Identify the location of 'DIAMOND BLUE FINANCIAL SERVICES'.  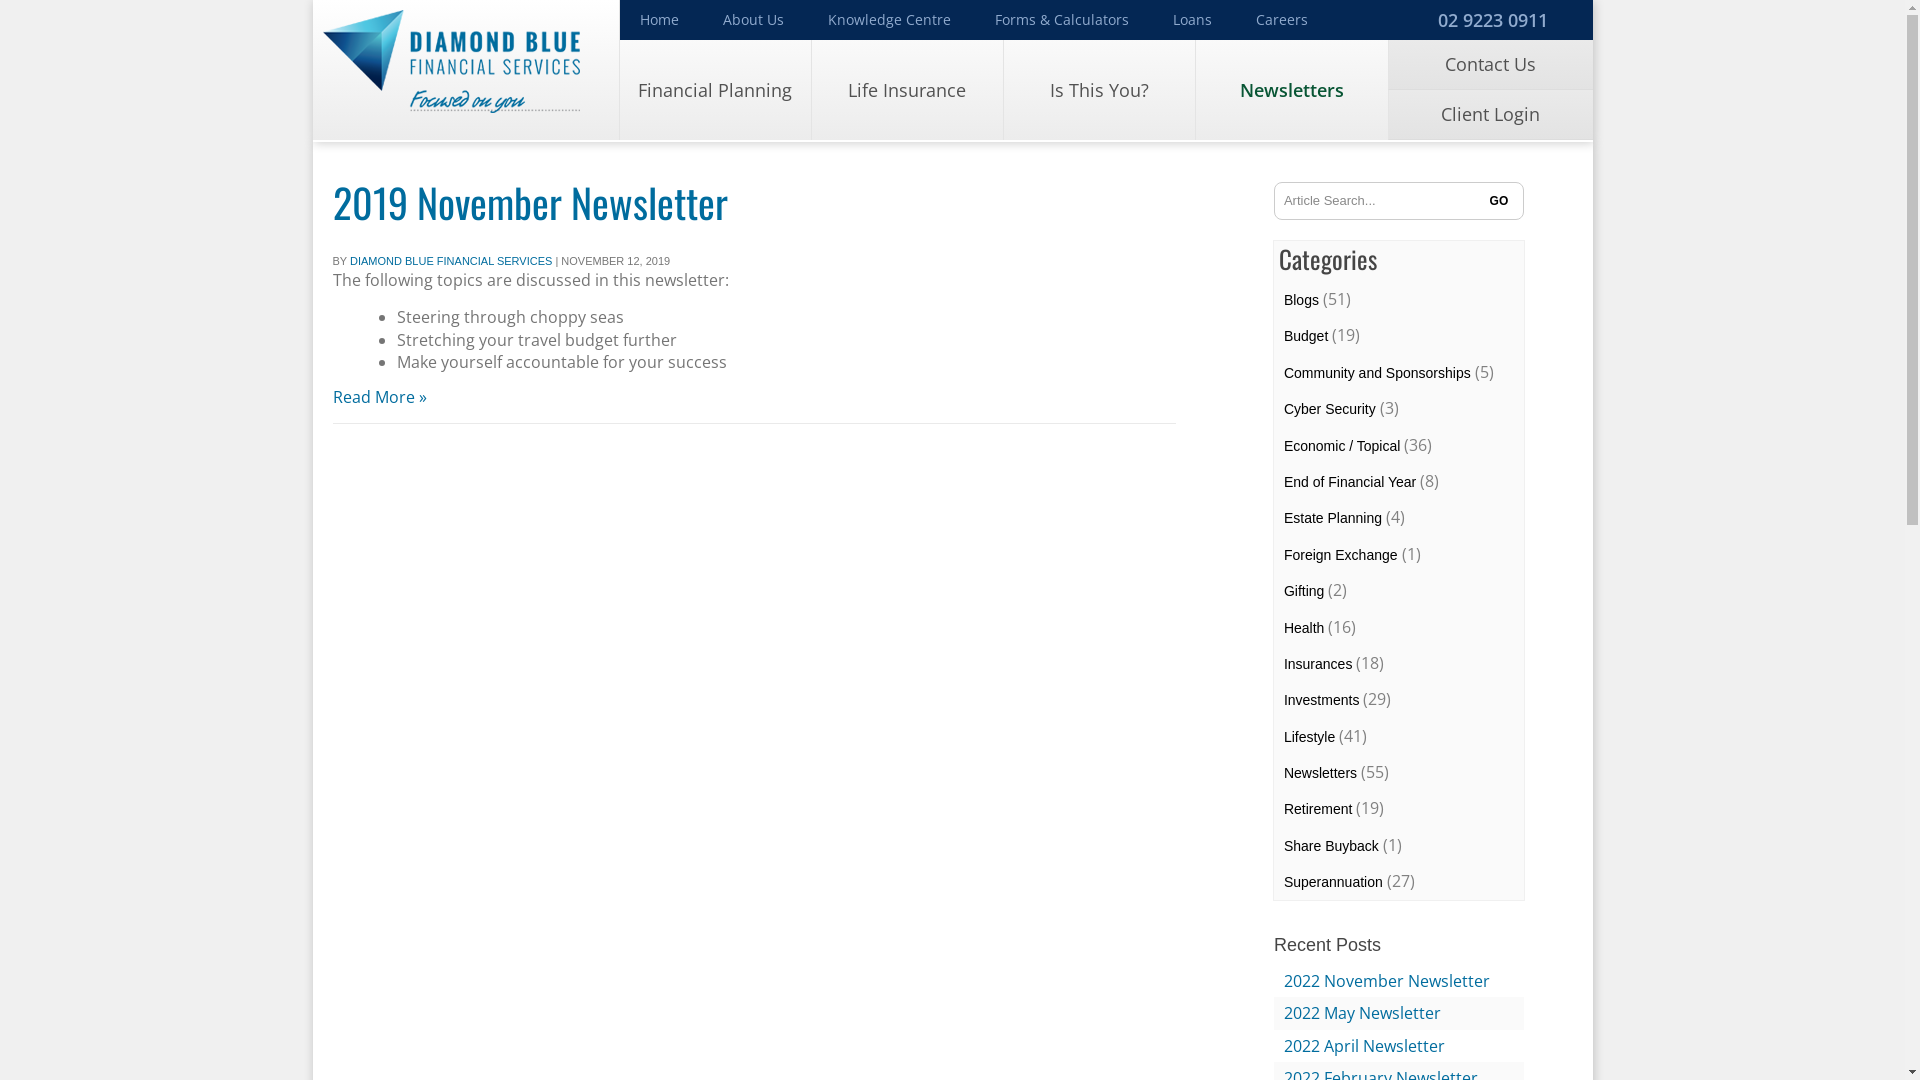
(350, 260).